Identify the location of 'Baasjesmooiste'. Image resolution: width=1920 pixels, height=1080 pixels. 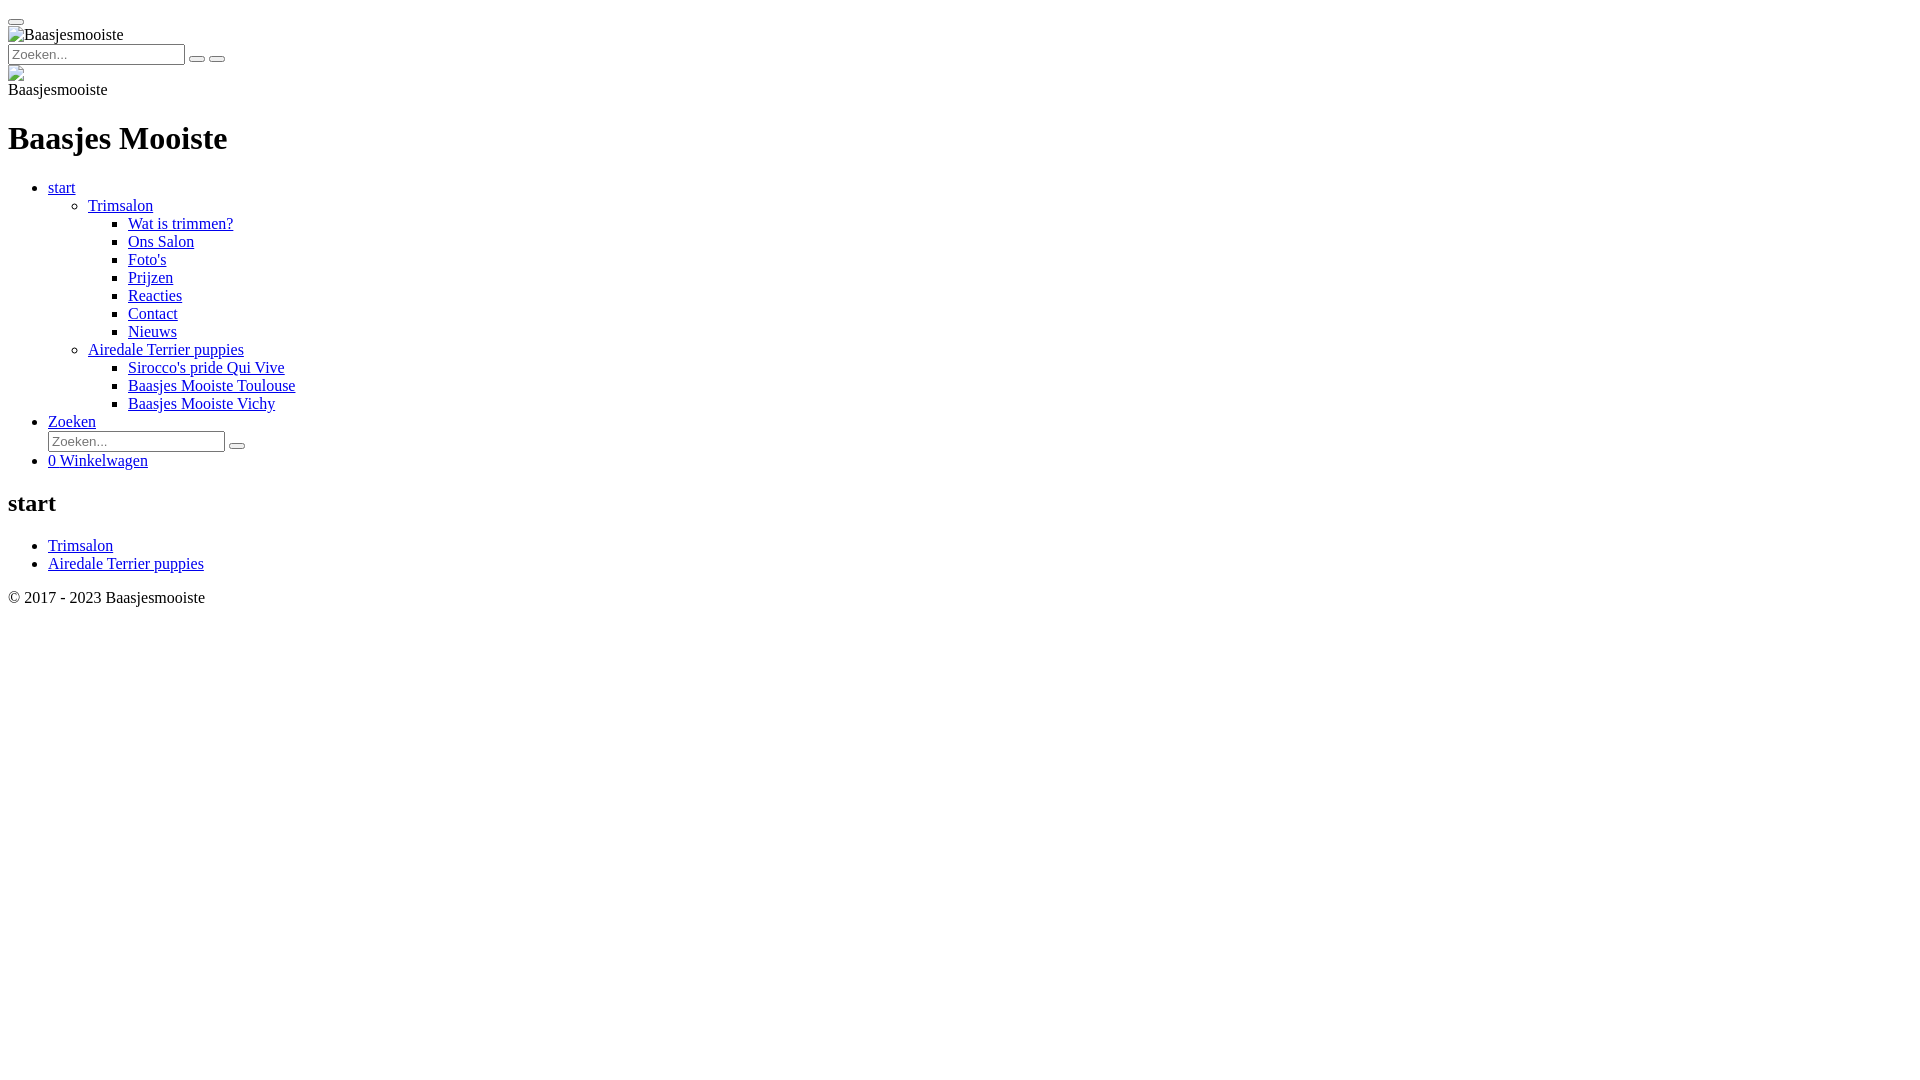
(57, 80).